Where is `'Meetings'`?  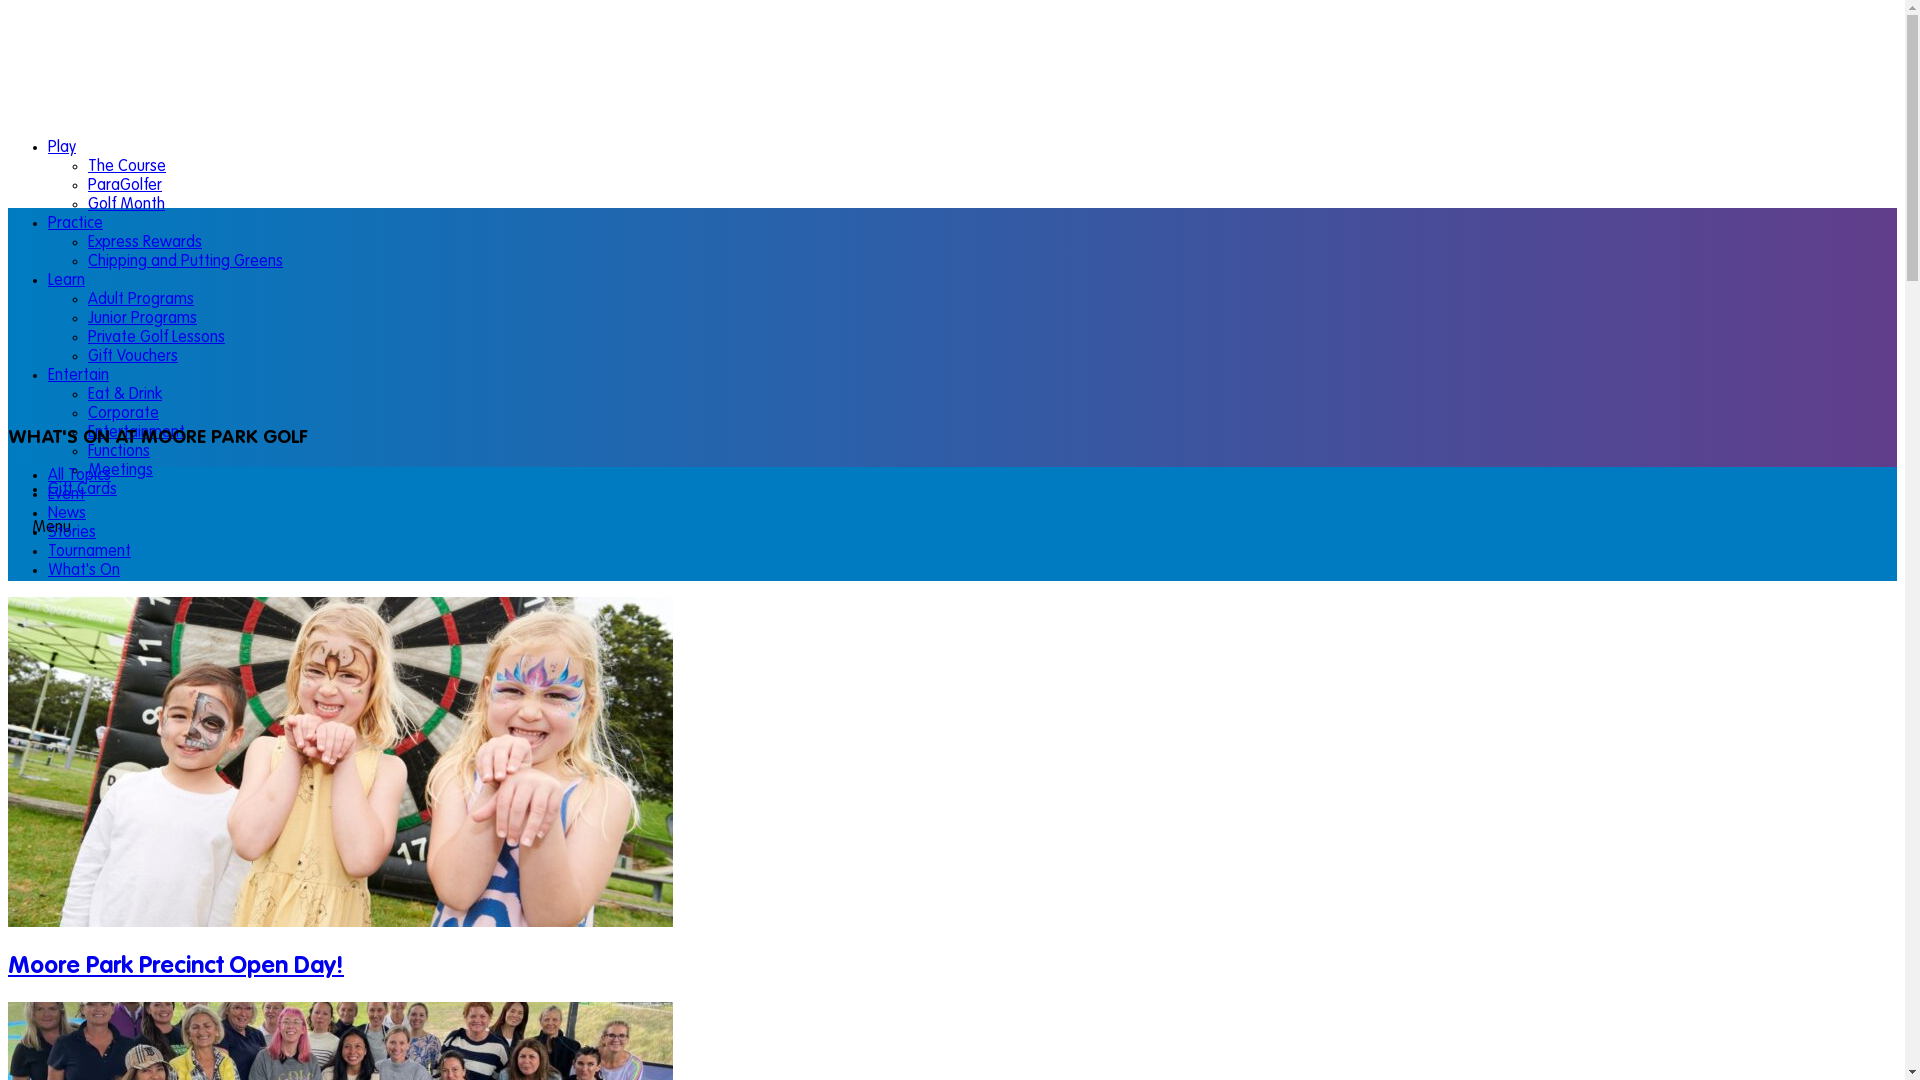
'Meetings' is located at coordinates (86, 470).